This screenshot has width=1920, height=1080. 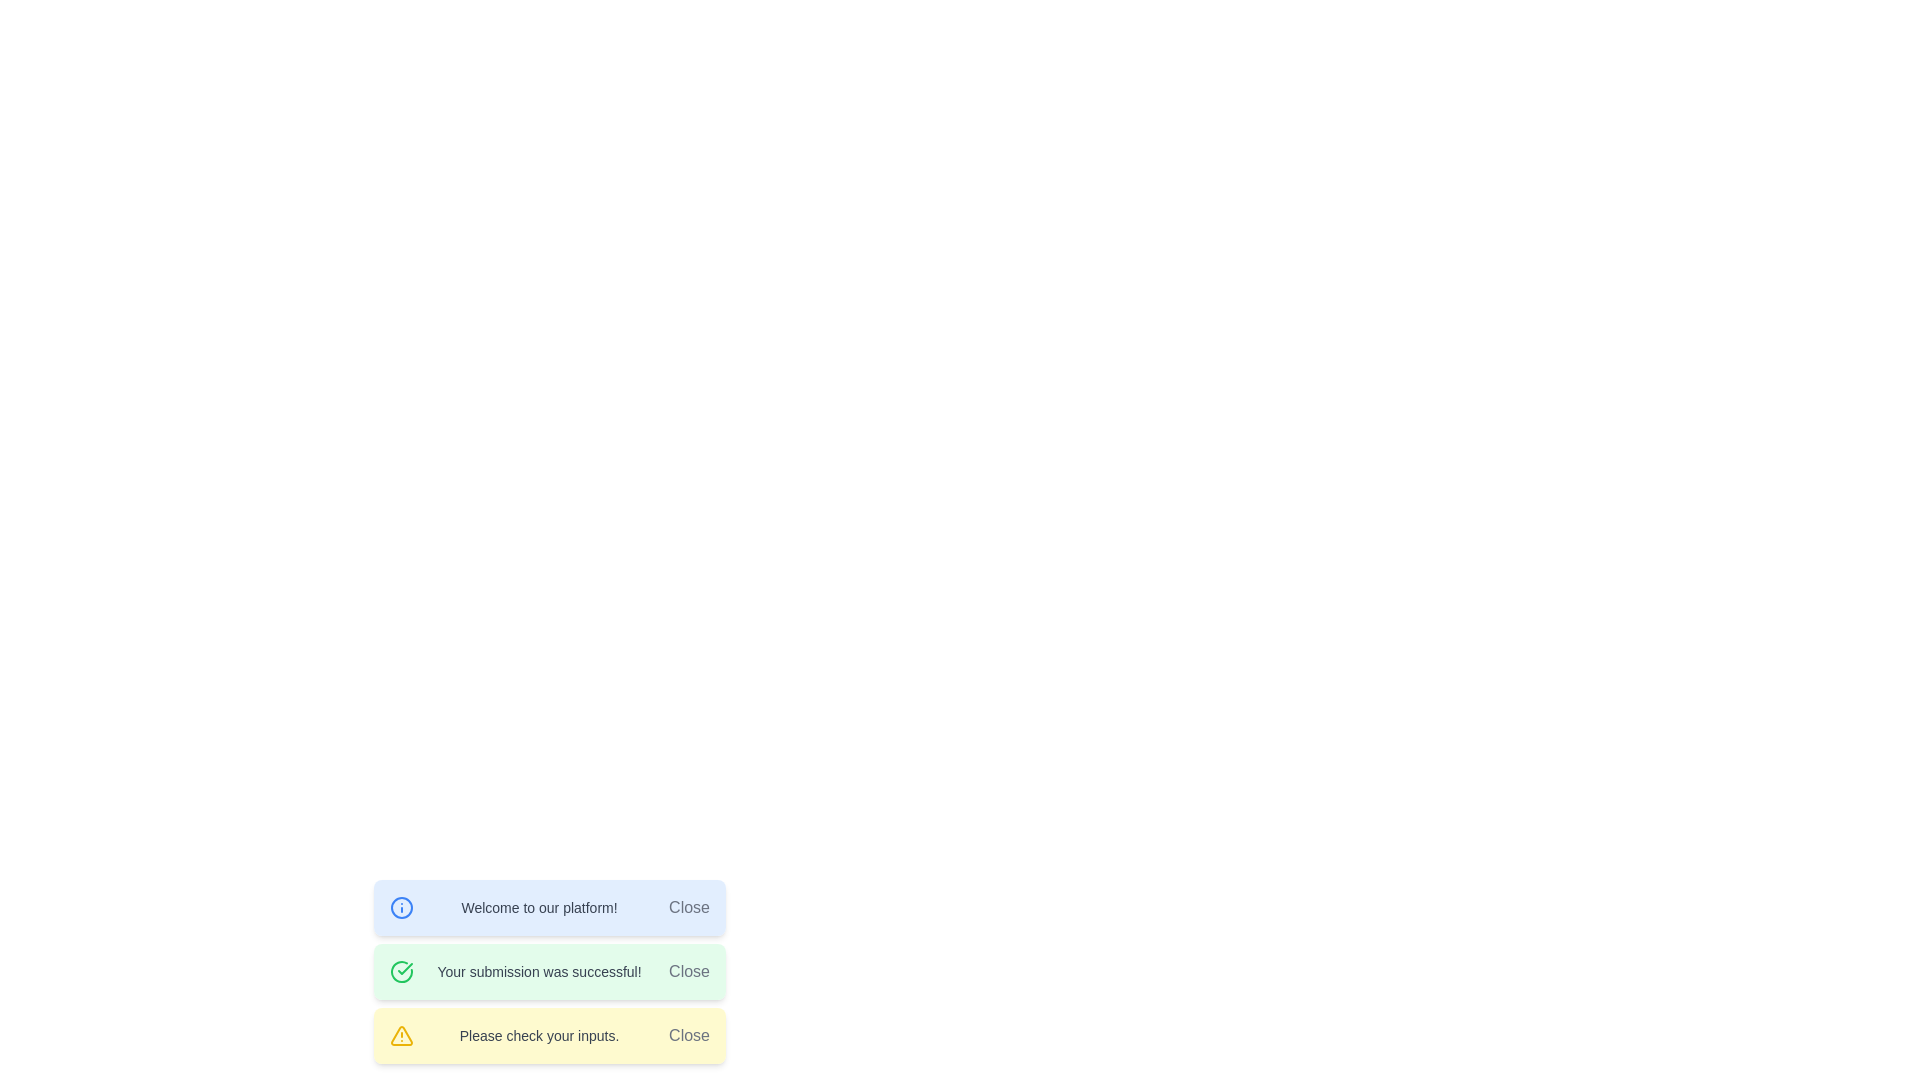 I want to click on the 'Close' button located in the top right section of the notification box, so click(x=689, y=907).